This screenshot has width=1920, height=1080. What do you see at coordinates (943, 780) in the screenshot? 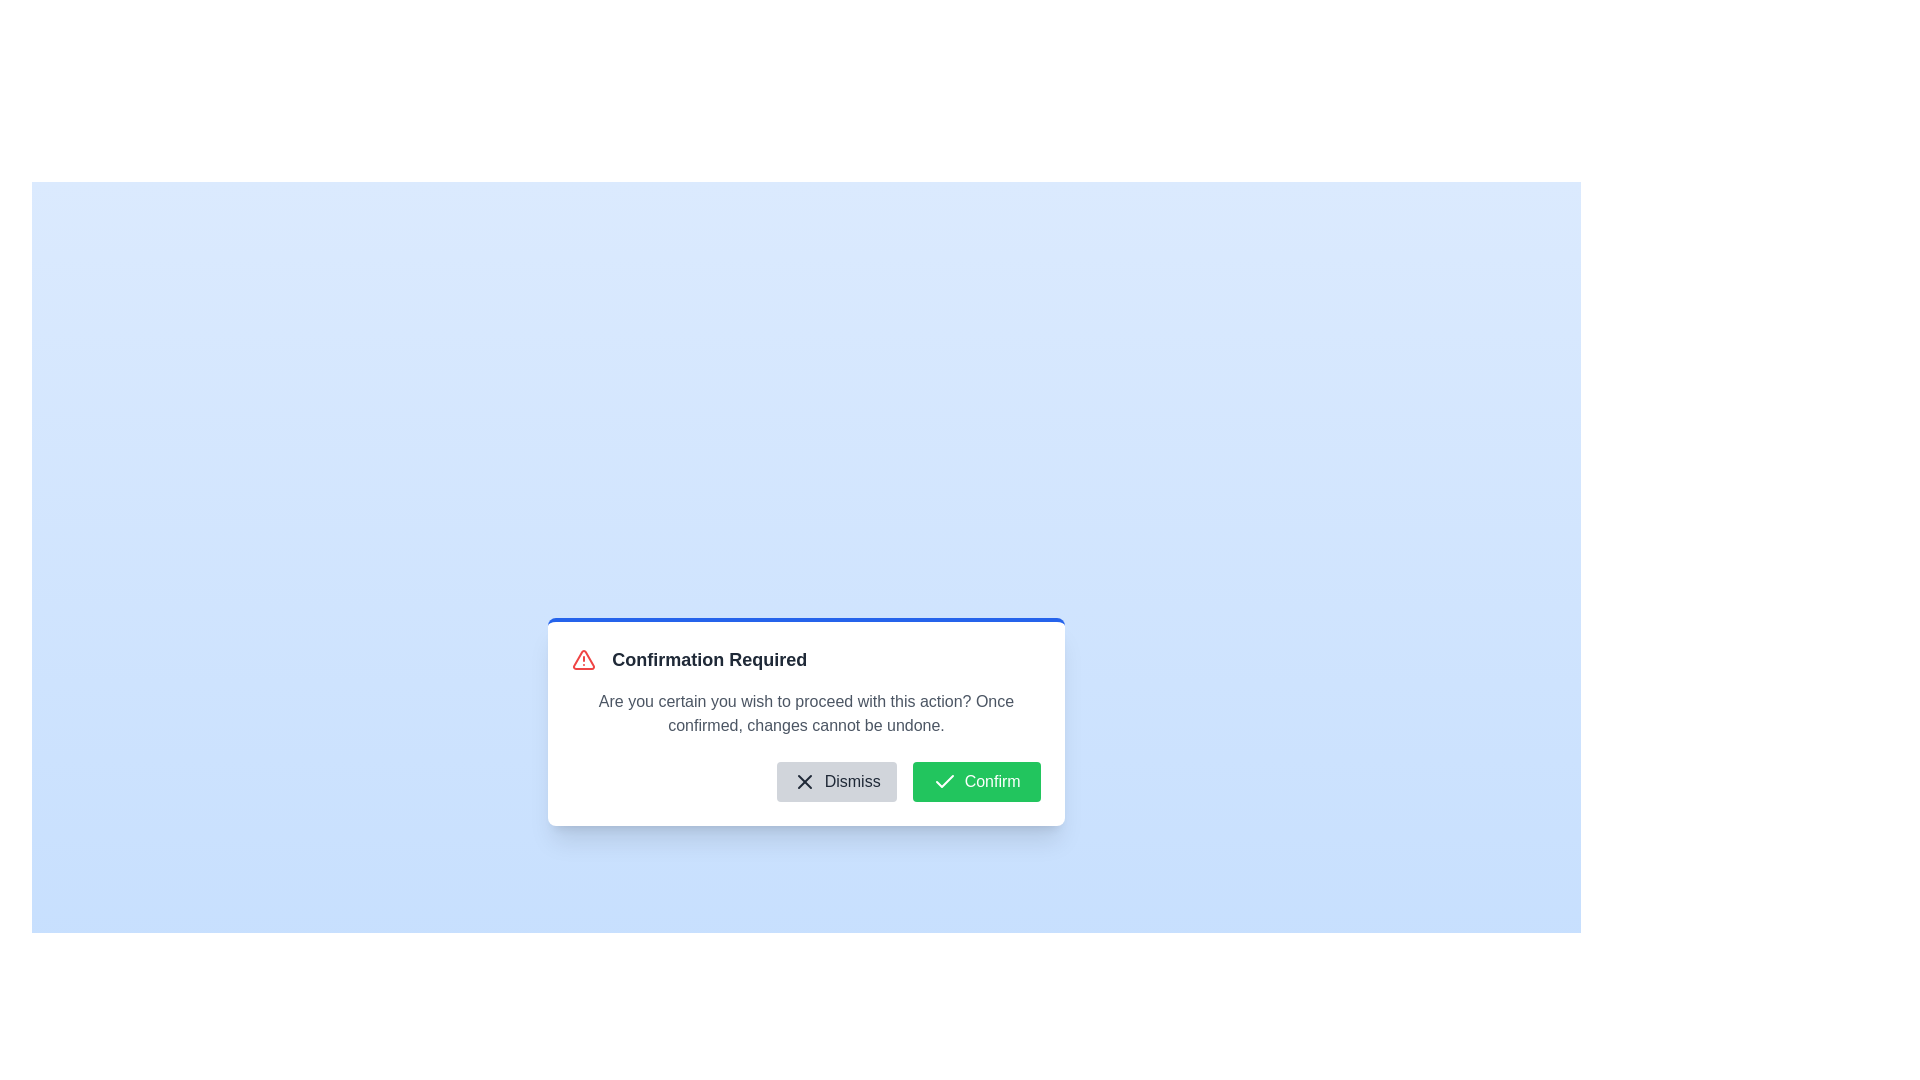
I see `the tick-shaped icon inside the green 'Confirm' button located at the bottom-right of the dialog modal` at bounding box center [943, 780].